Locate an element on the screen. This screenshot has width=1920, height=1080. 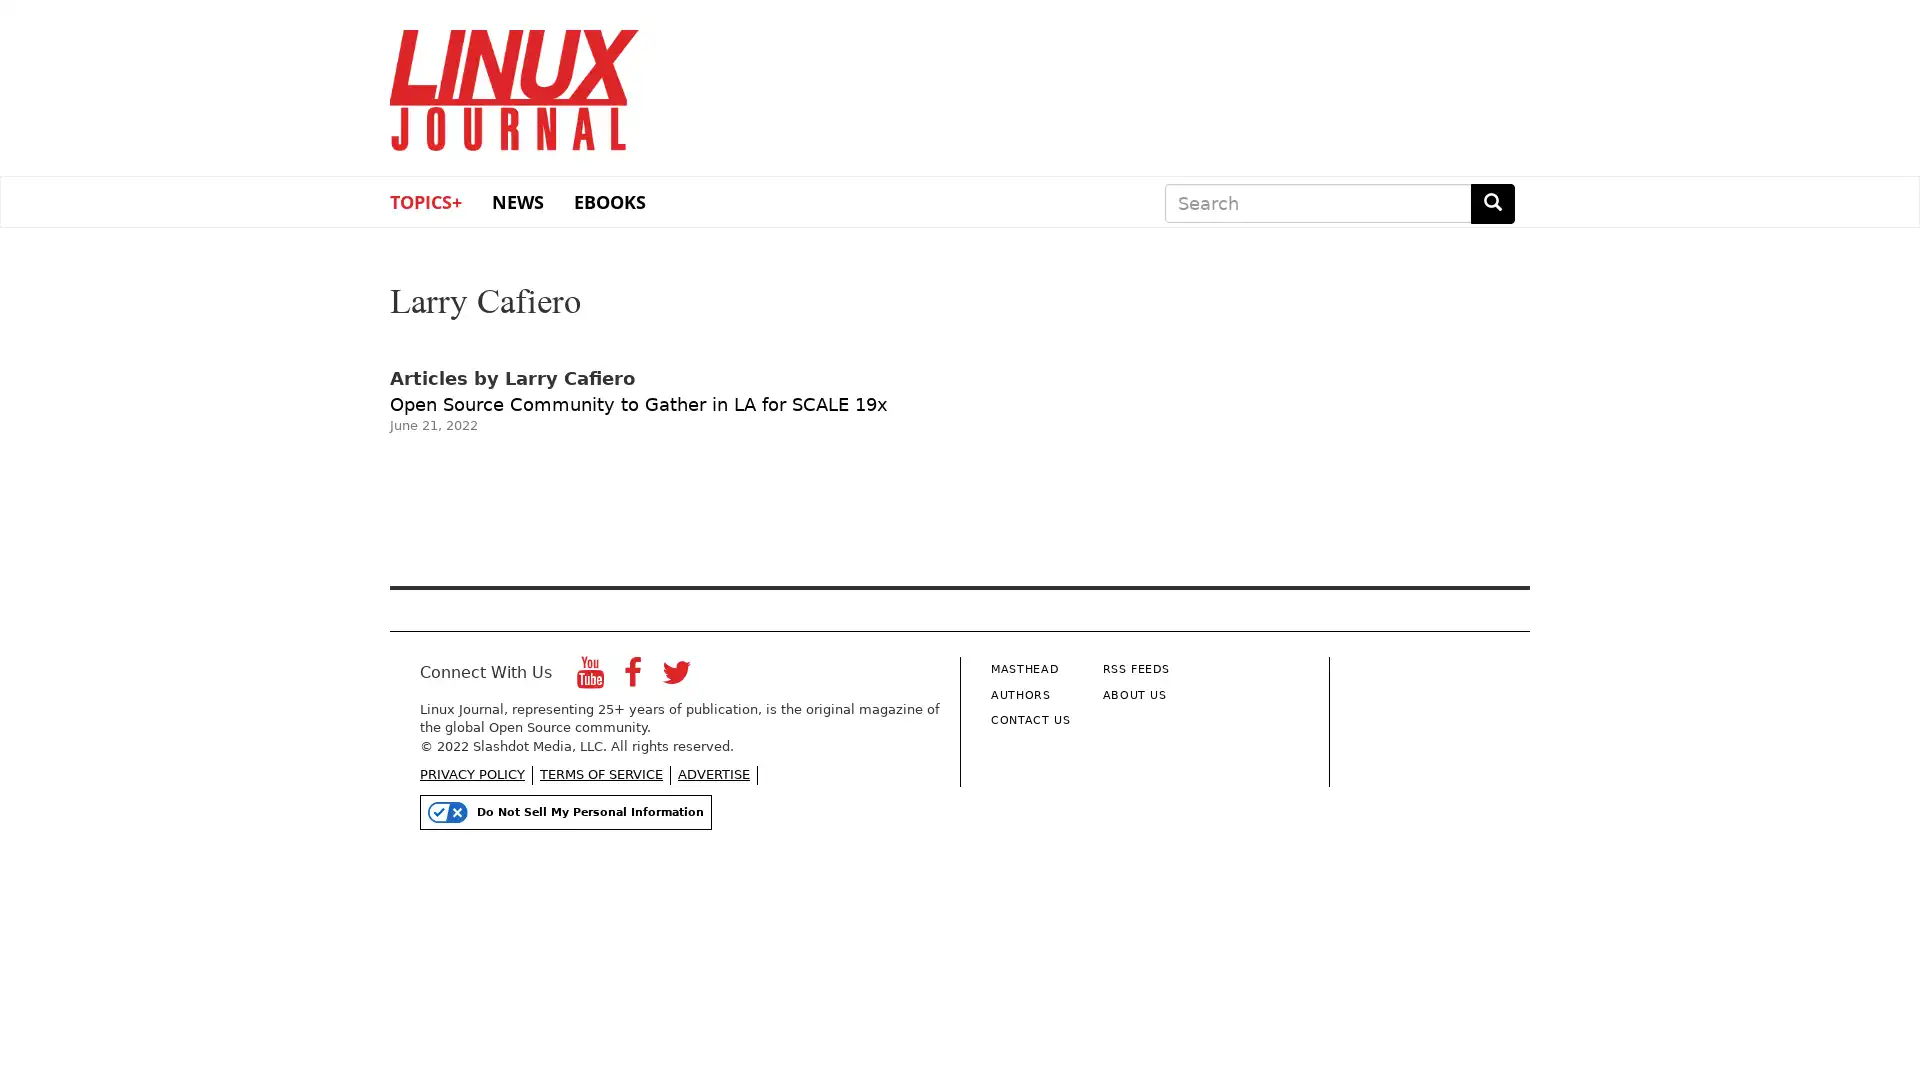
Search is located at coordinates (1492, 203).